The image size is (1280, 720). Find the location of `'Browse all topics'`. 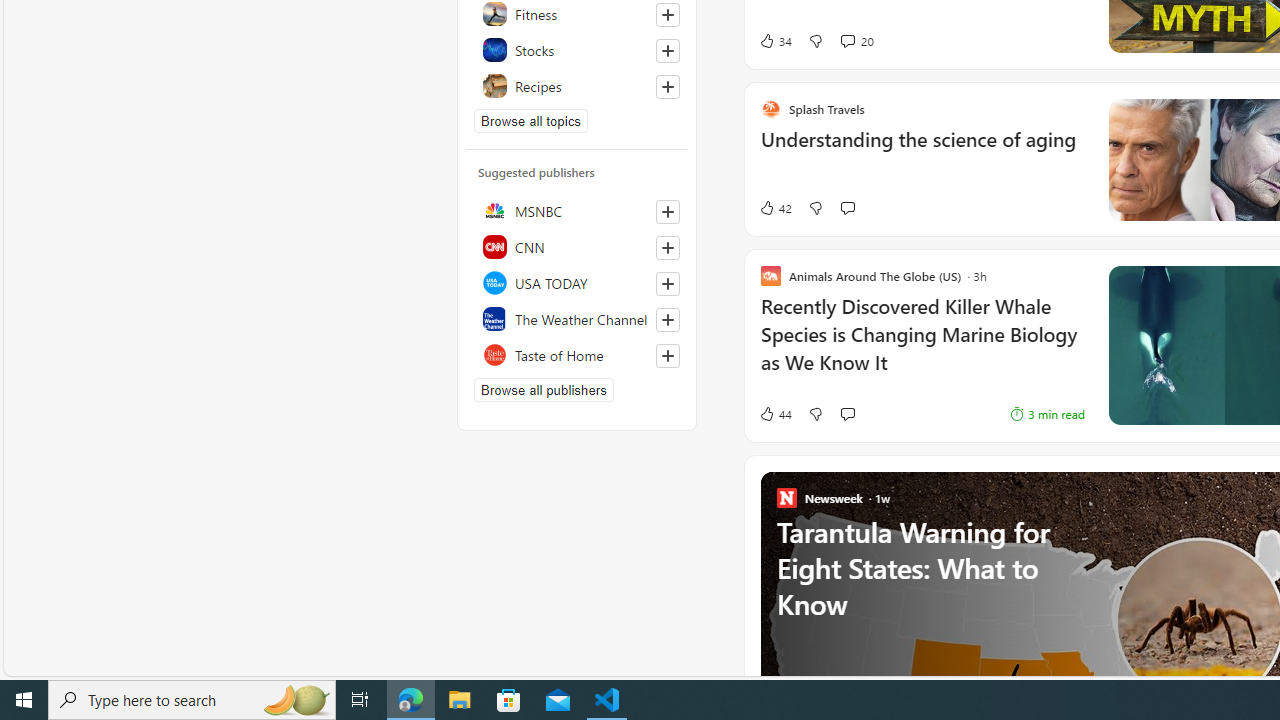

'Browse all topics' is located at coordinates (531, 120).